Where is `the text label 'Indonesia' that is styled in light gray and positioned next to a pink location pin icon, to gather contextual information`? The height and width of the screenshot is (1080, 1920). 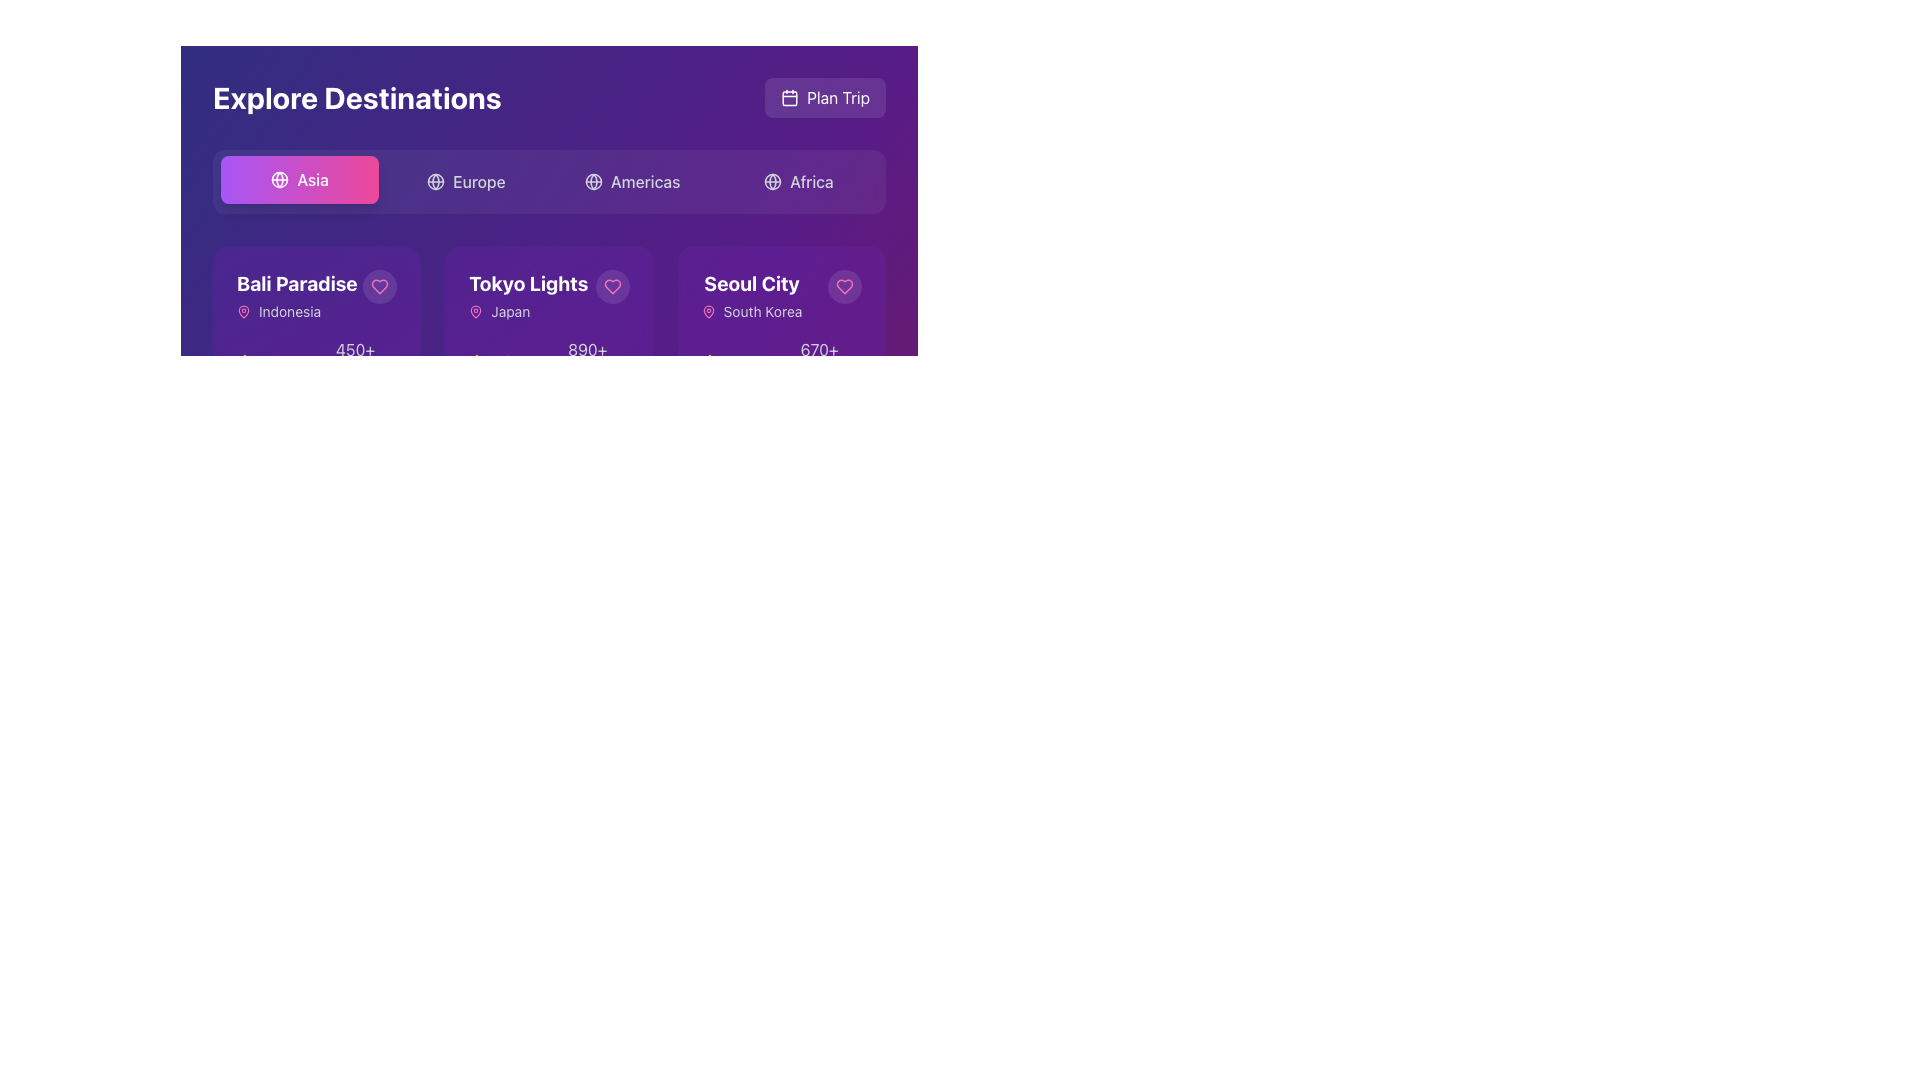
the text label 'Indonesia' that is styled in light gray and positioned next to a pink location pin icon, to gather contextual information is located at coordinates (296, 312).